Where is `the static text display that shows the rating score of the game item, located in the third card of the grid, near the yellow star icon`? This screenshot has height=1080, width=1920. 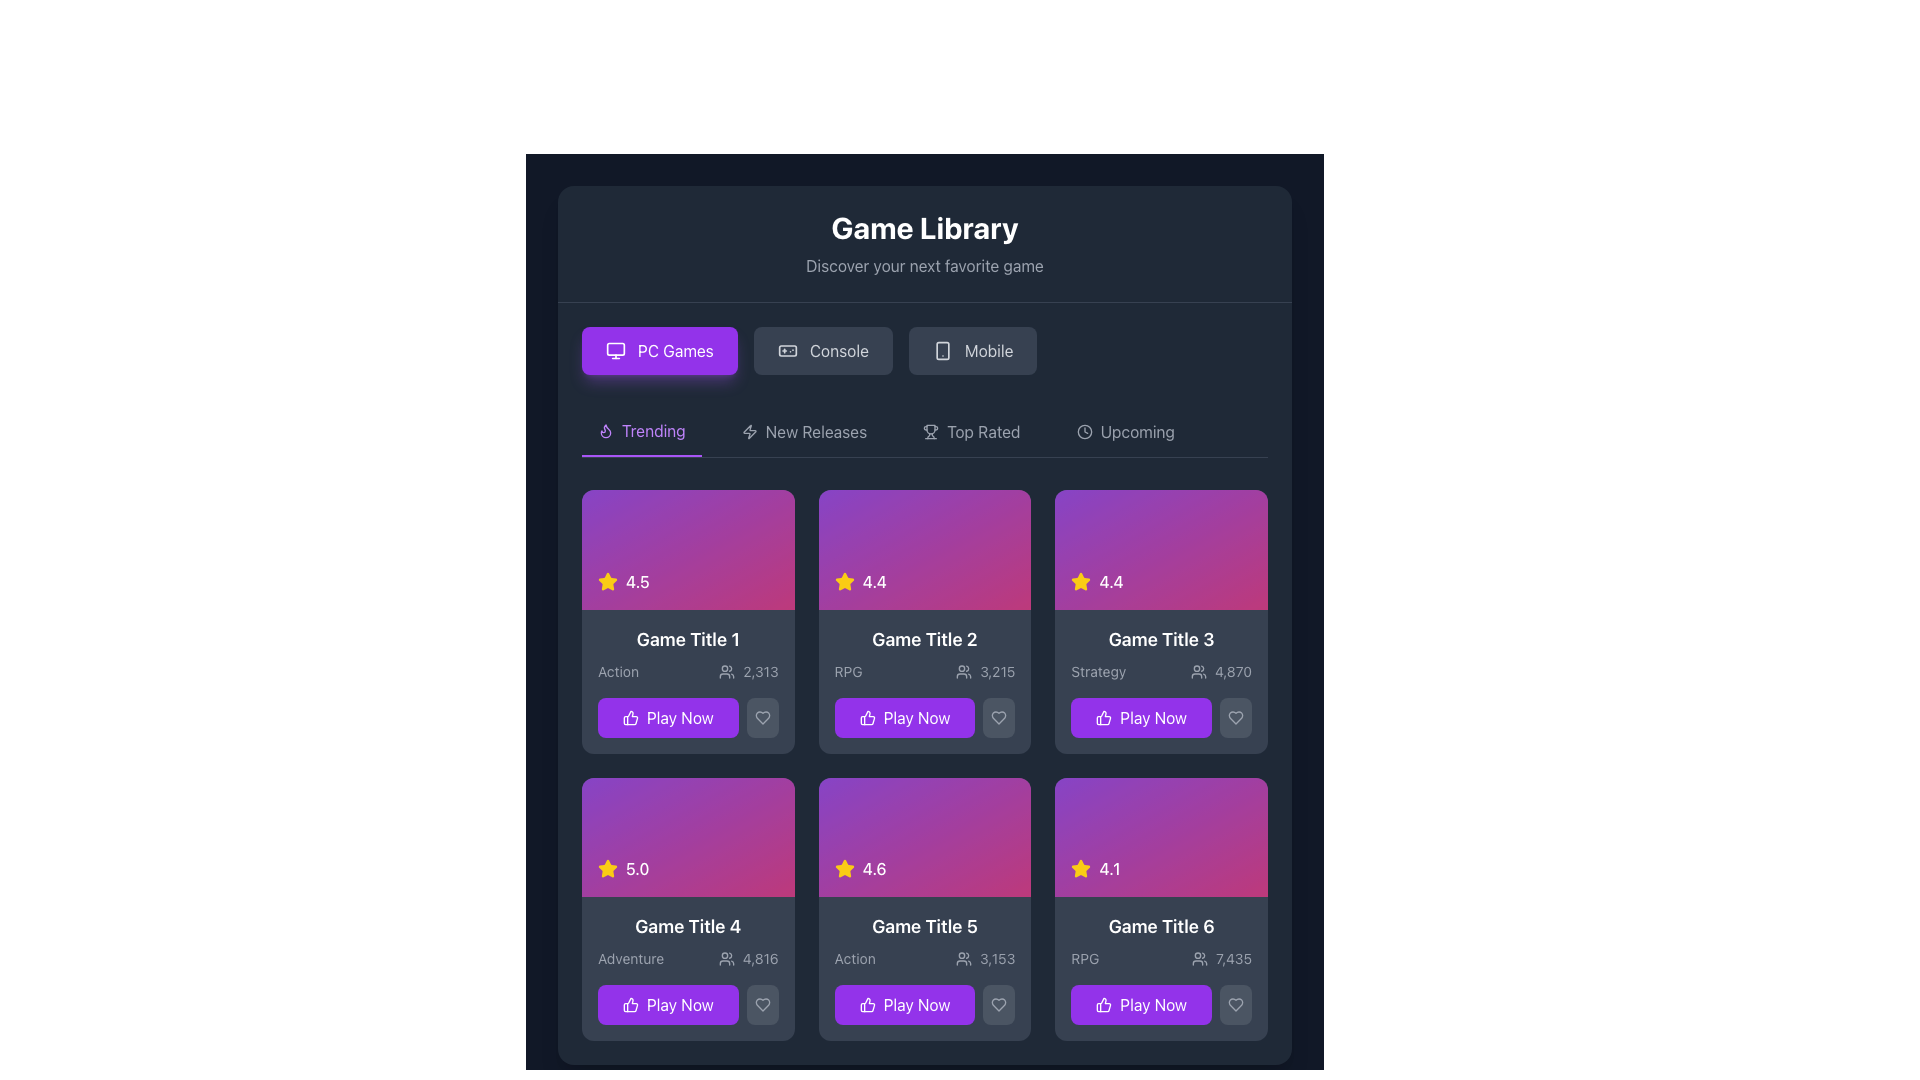
the static text display that shows the rating score of the game item, located in the third card of the grid, near the yellow star icon is located at coordinates (1110, 581).